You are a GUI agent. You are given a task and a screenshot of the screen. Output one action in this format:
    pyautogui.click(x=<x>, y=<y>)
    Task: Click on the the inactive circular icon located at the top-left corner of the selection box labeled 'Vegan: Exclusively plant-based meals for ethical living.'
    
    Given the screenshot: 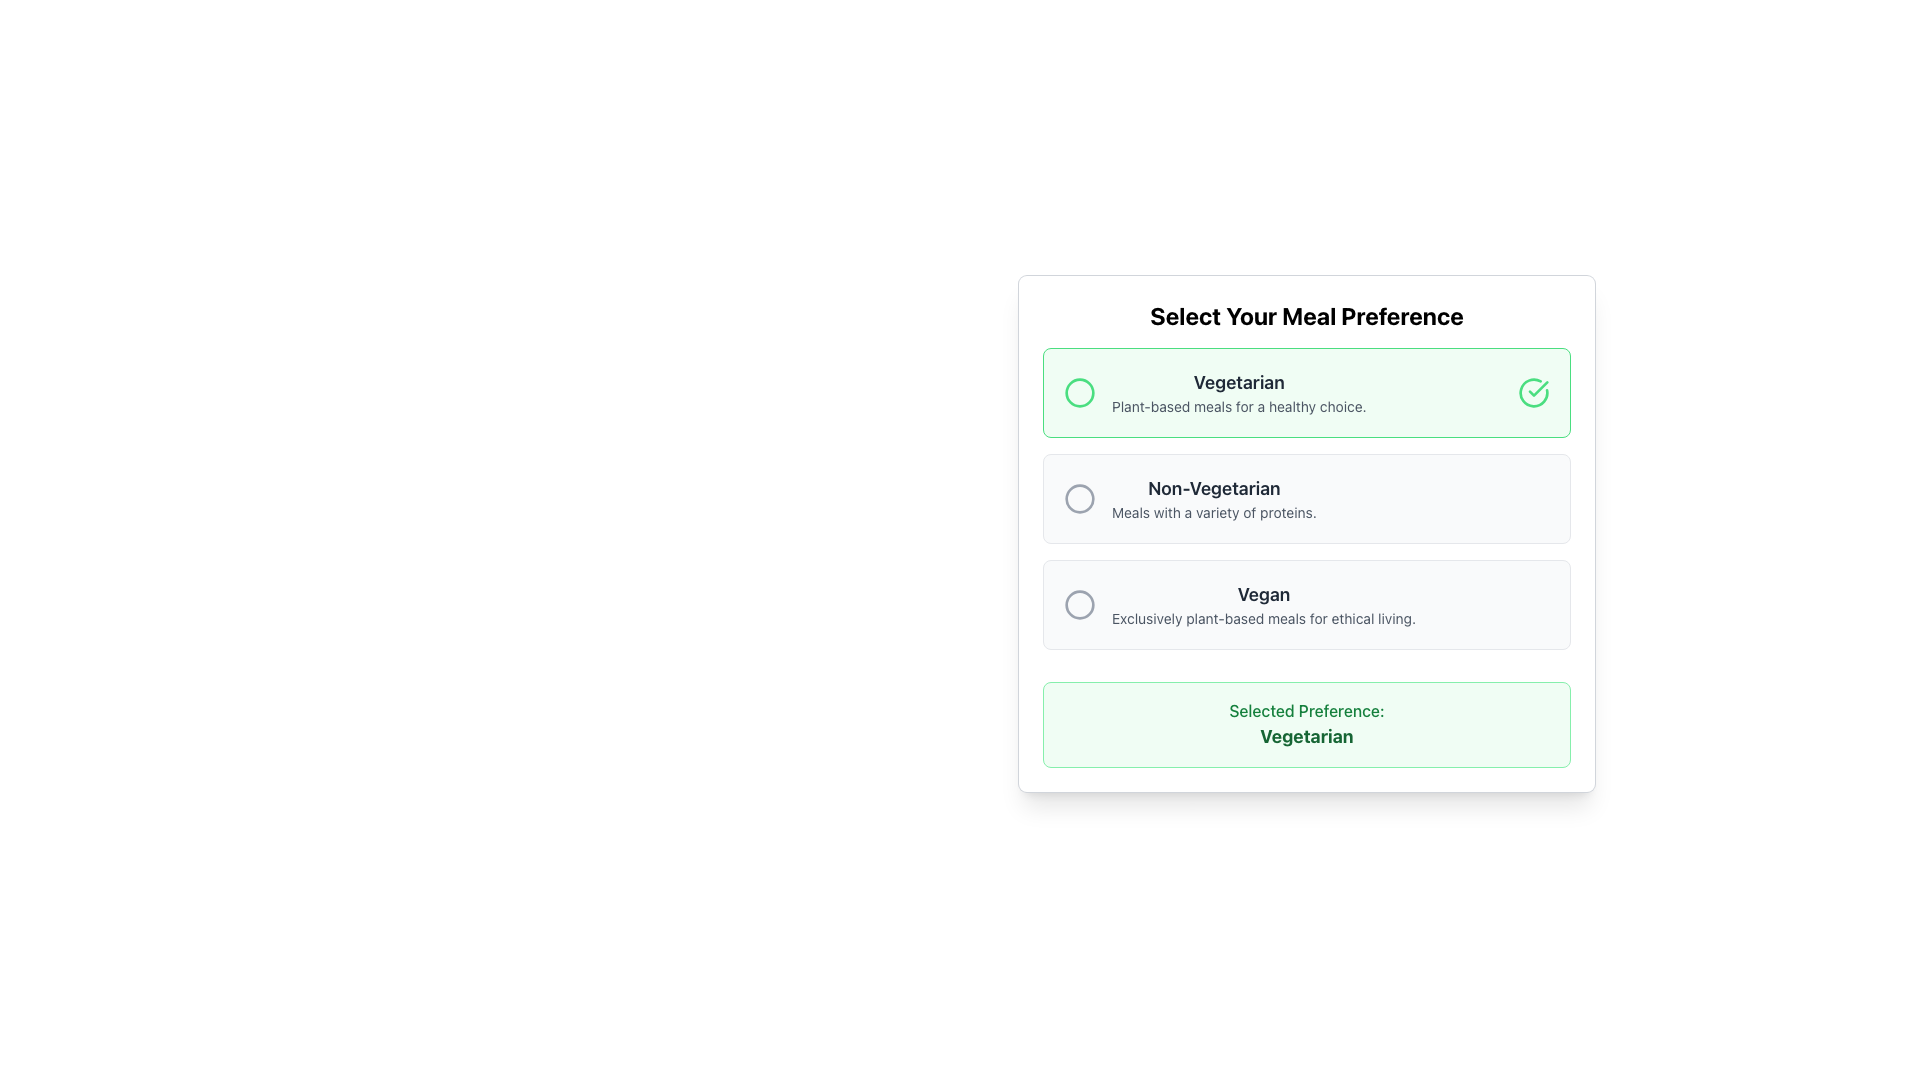 What is the action you would take?
    pyautogui.click(x=1079, y=604)
    